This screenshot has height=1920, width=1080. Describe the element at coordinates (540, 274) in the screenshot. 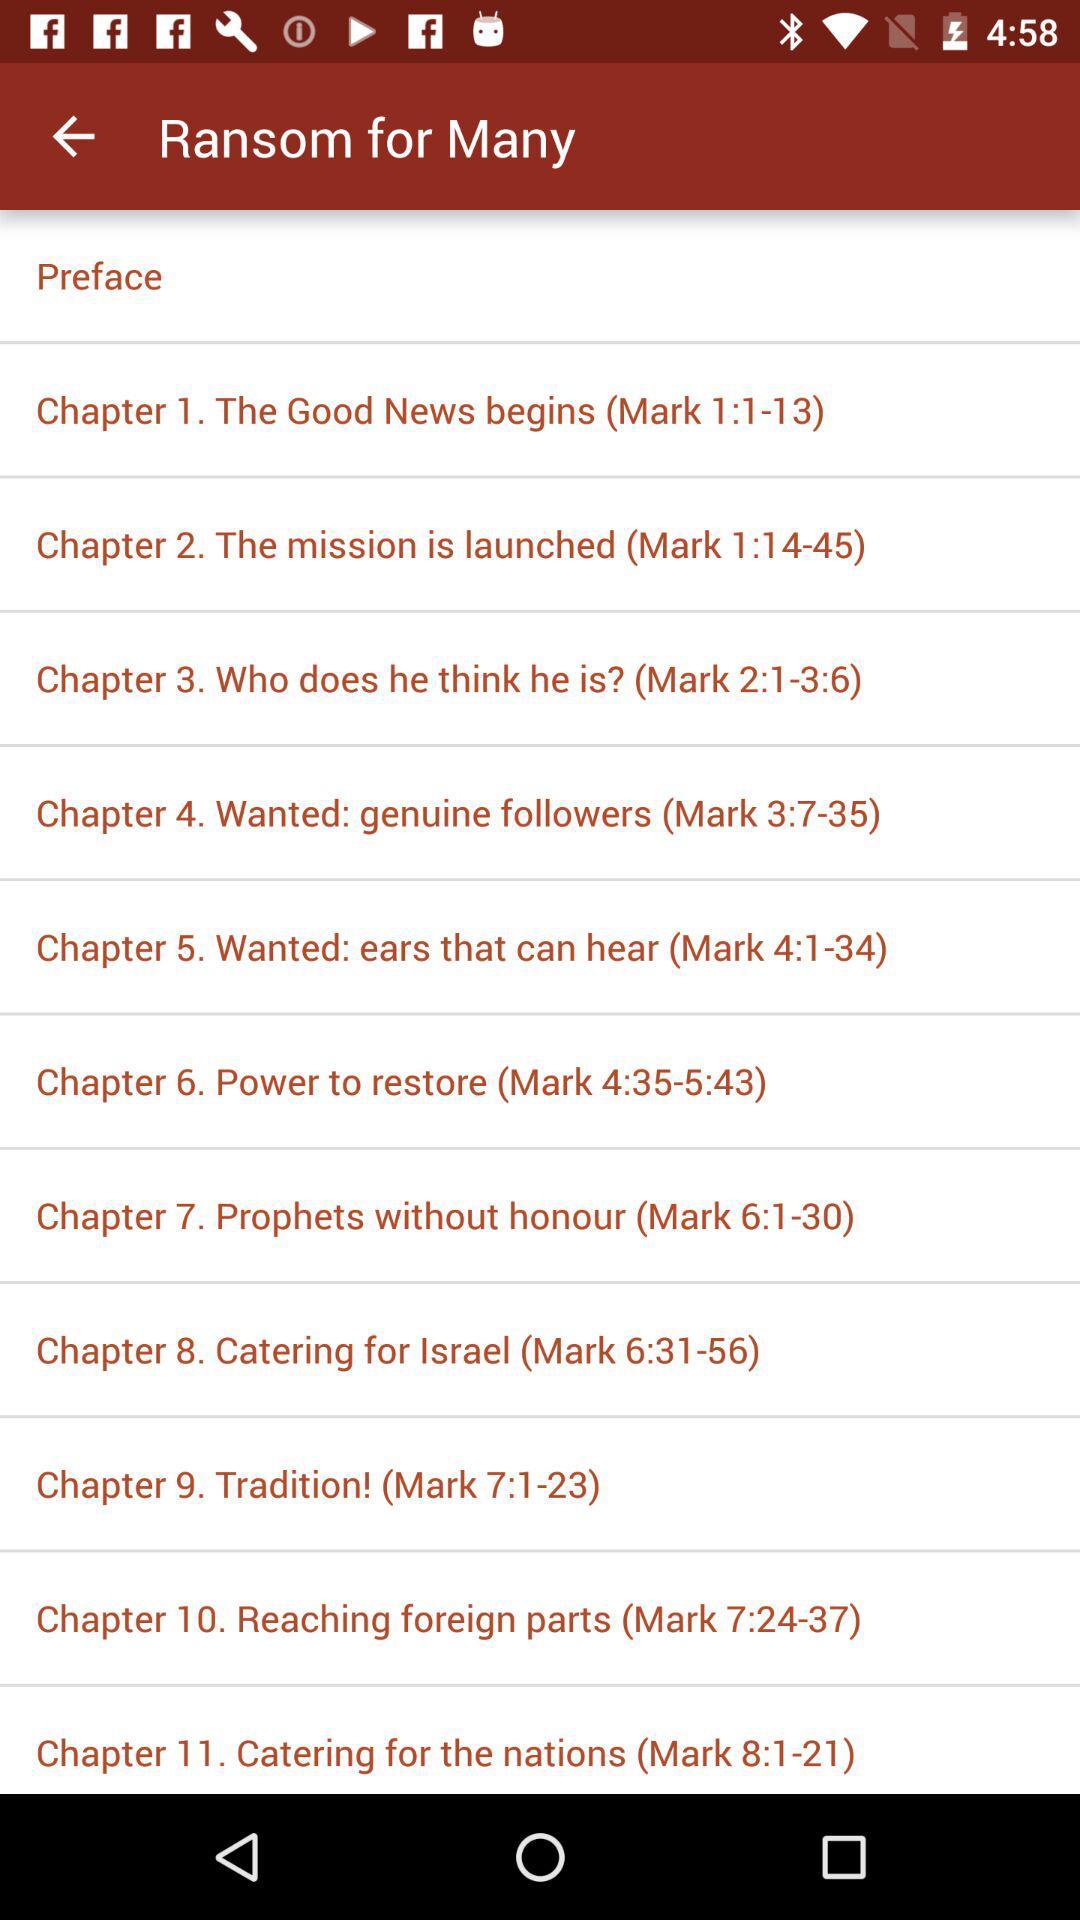

I see `the preface` at that location.